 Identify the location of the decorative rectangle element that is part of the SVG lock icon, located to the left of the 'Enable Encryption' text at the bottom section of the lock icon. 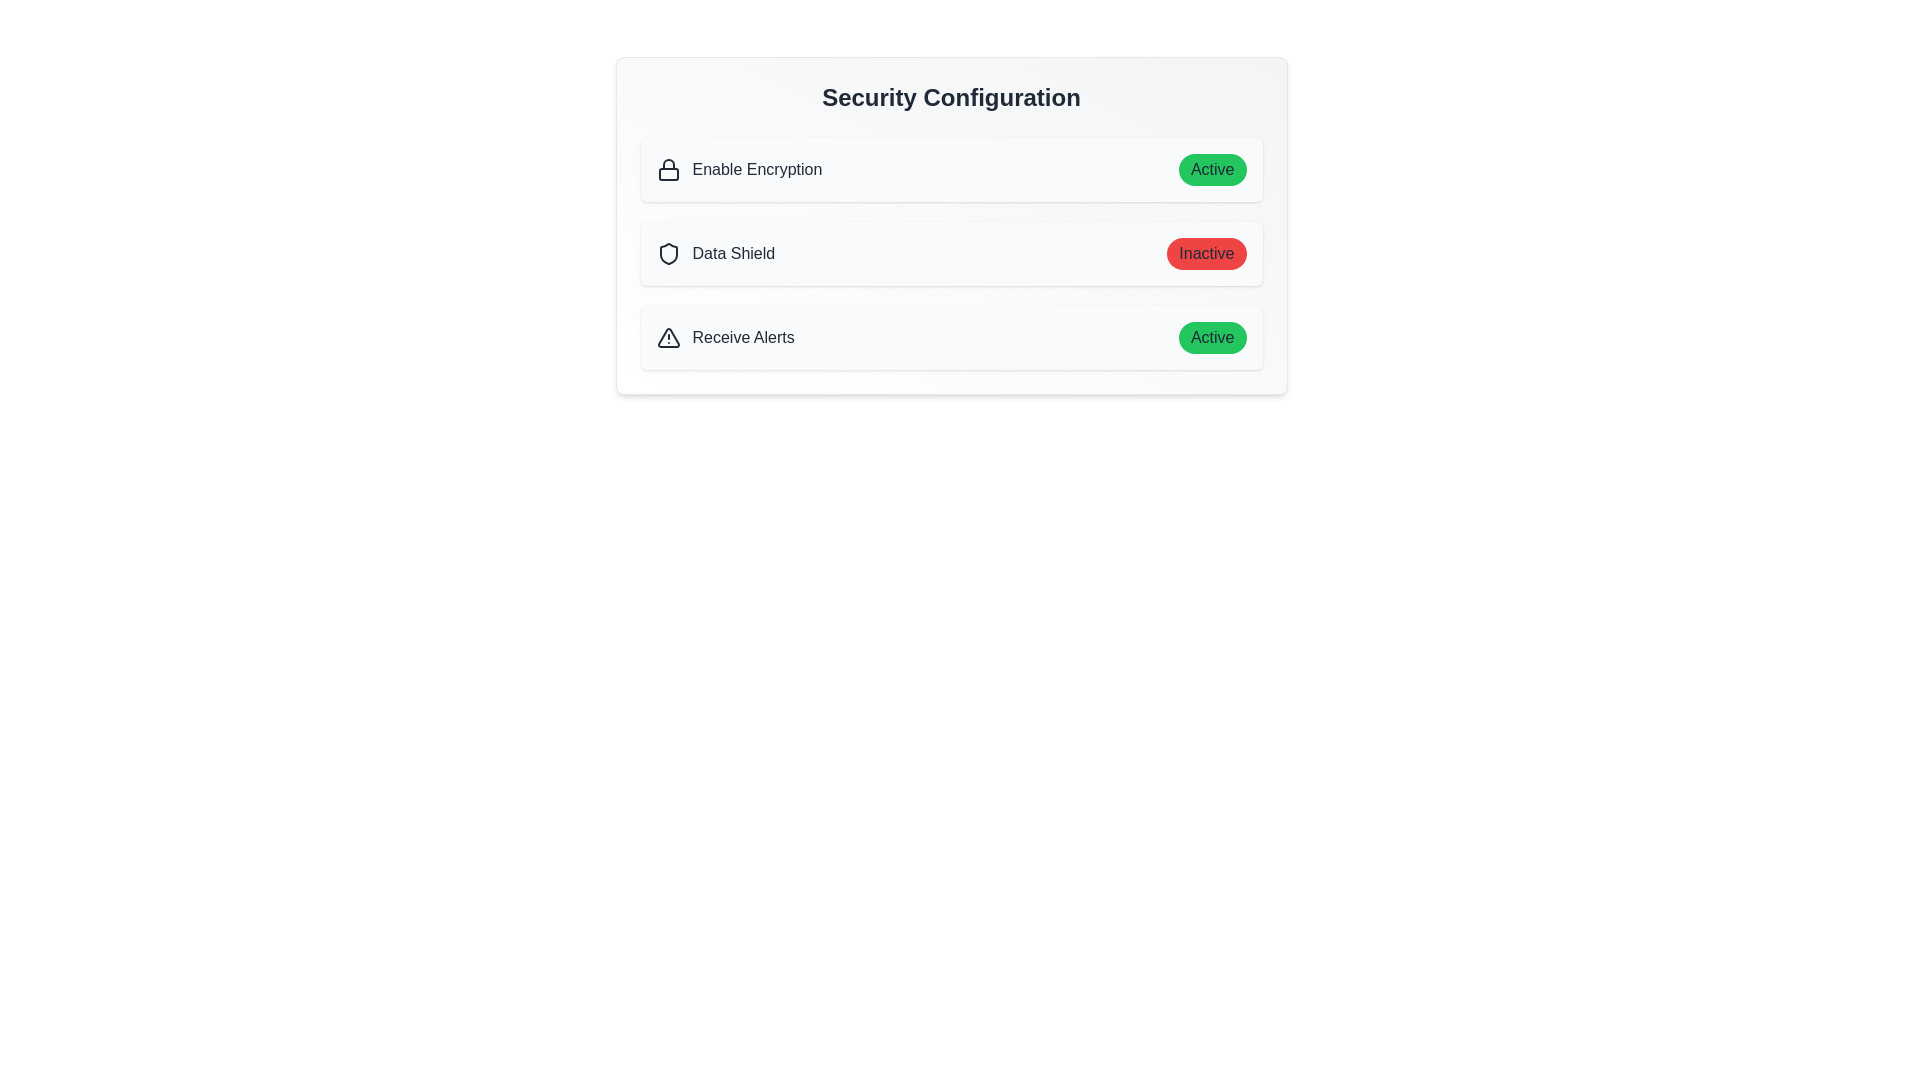
(668, 173).